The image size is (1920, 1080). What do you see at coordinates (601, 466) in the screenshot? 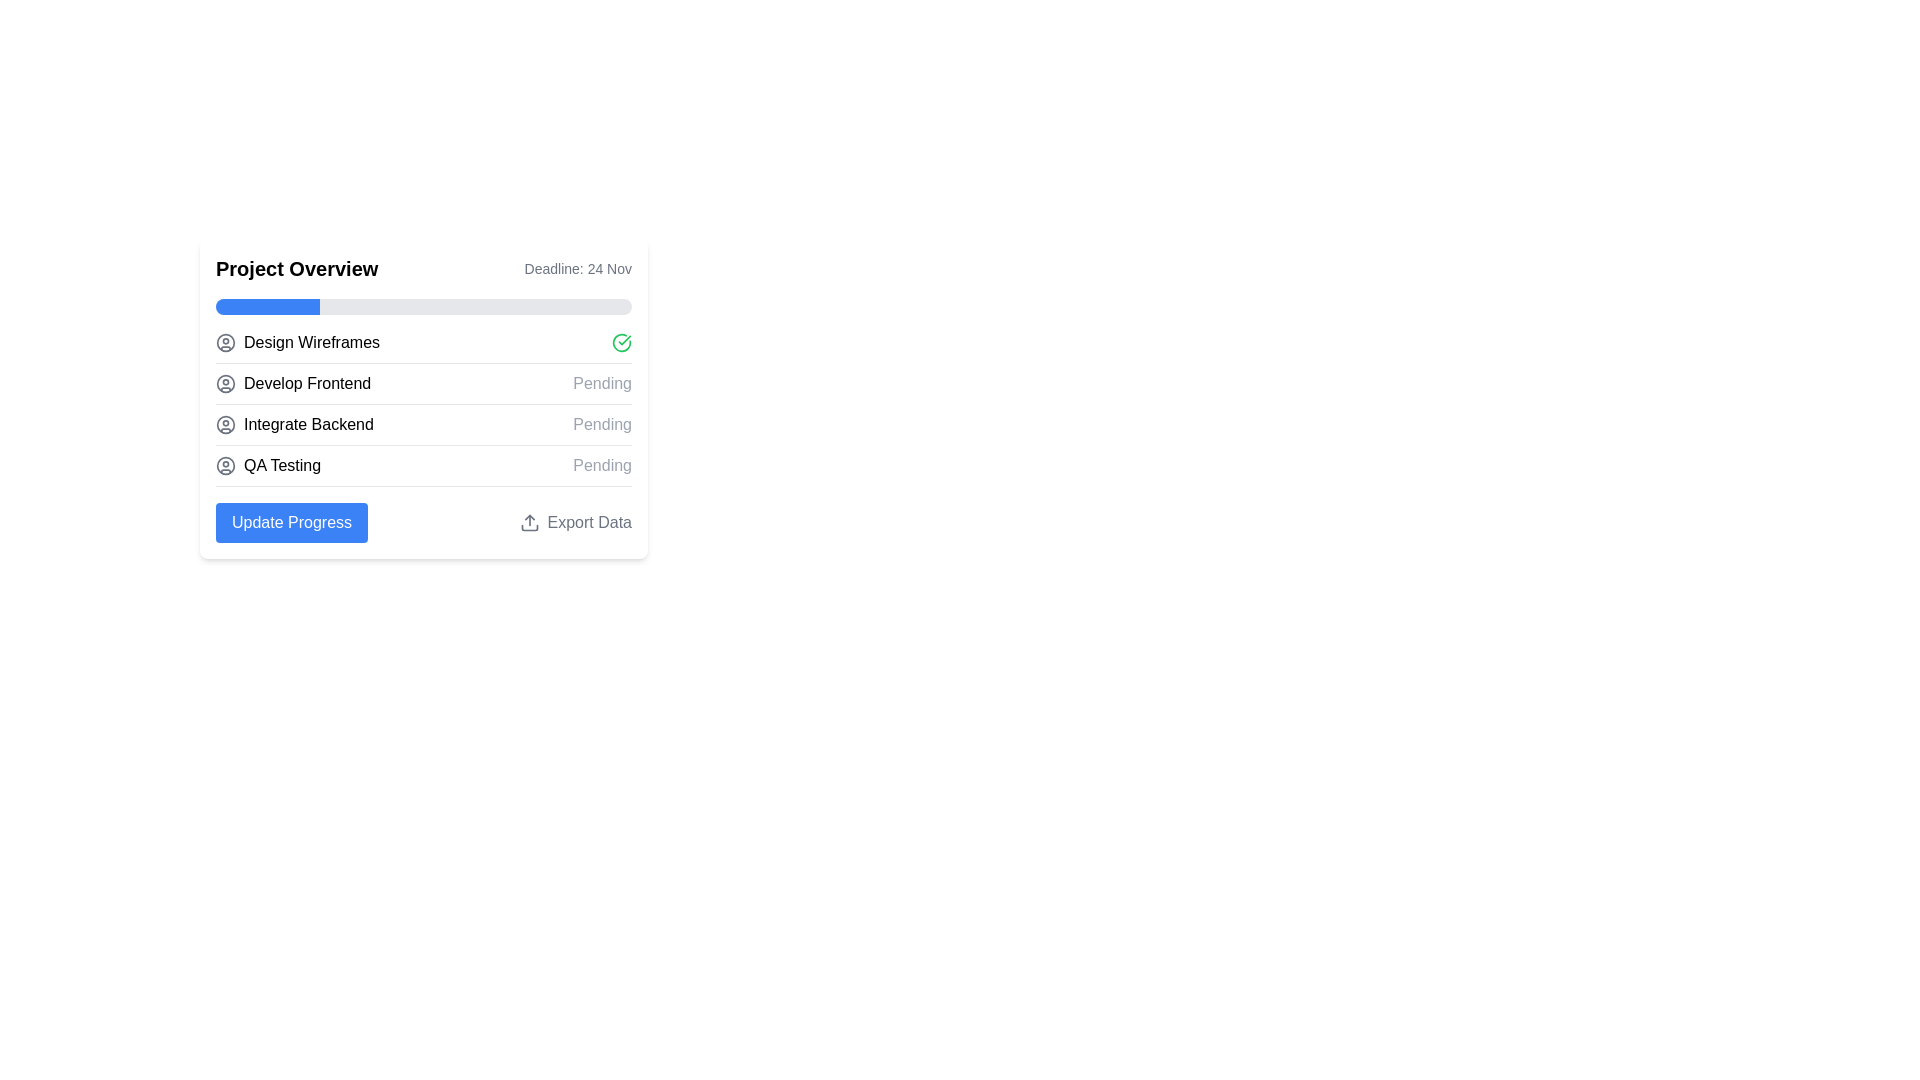
I see `'Pending' text label, which is styled in gray and positioned next to the 'QA Testing' label in the project's task list` at bounding box center [601, 466].